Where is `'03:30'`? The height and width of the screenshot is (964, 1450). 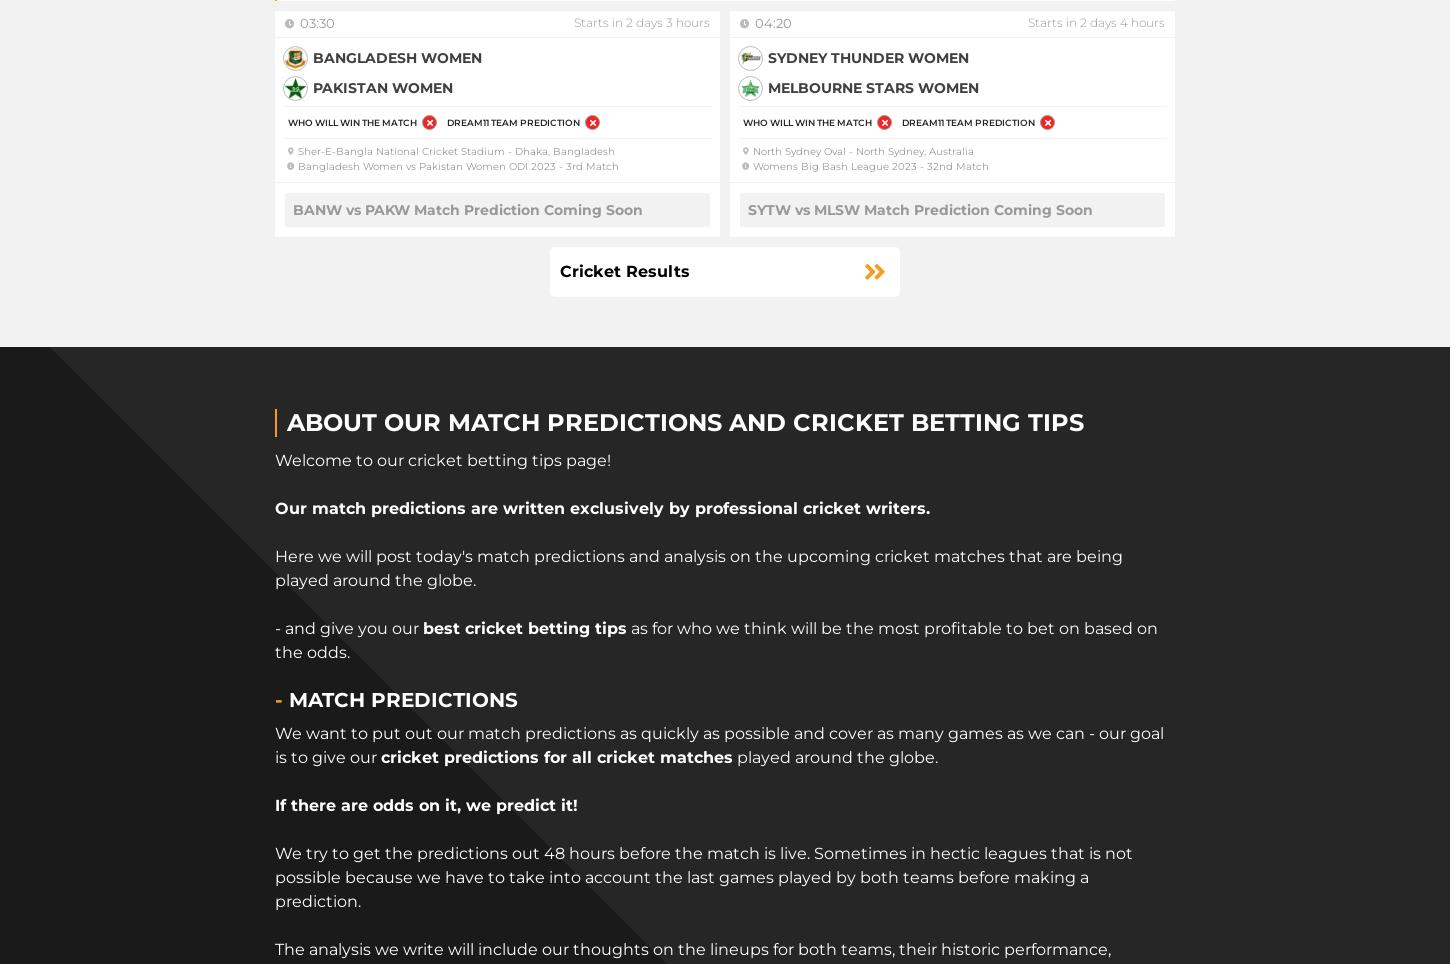 '03:30' is located at coordinates (300, 22).